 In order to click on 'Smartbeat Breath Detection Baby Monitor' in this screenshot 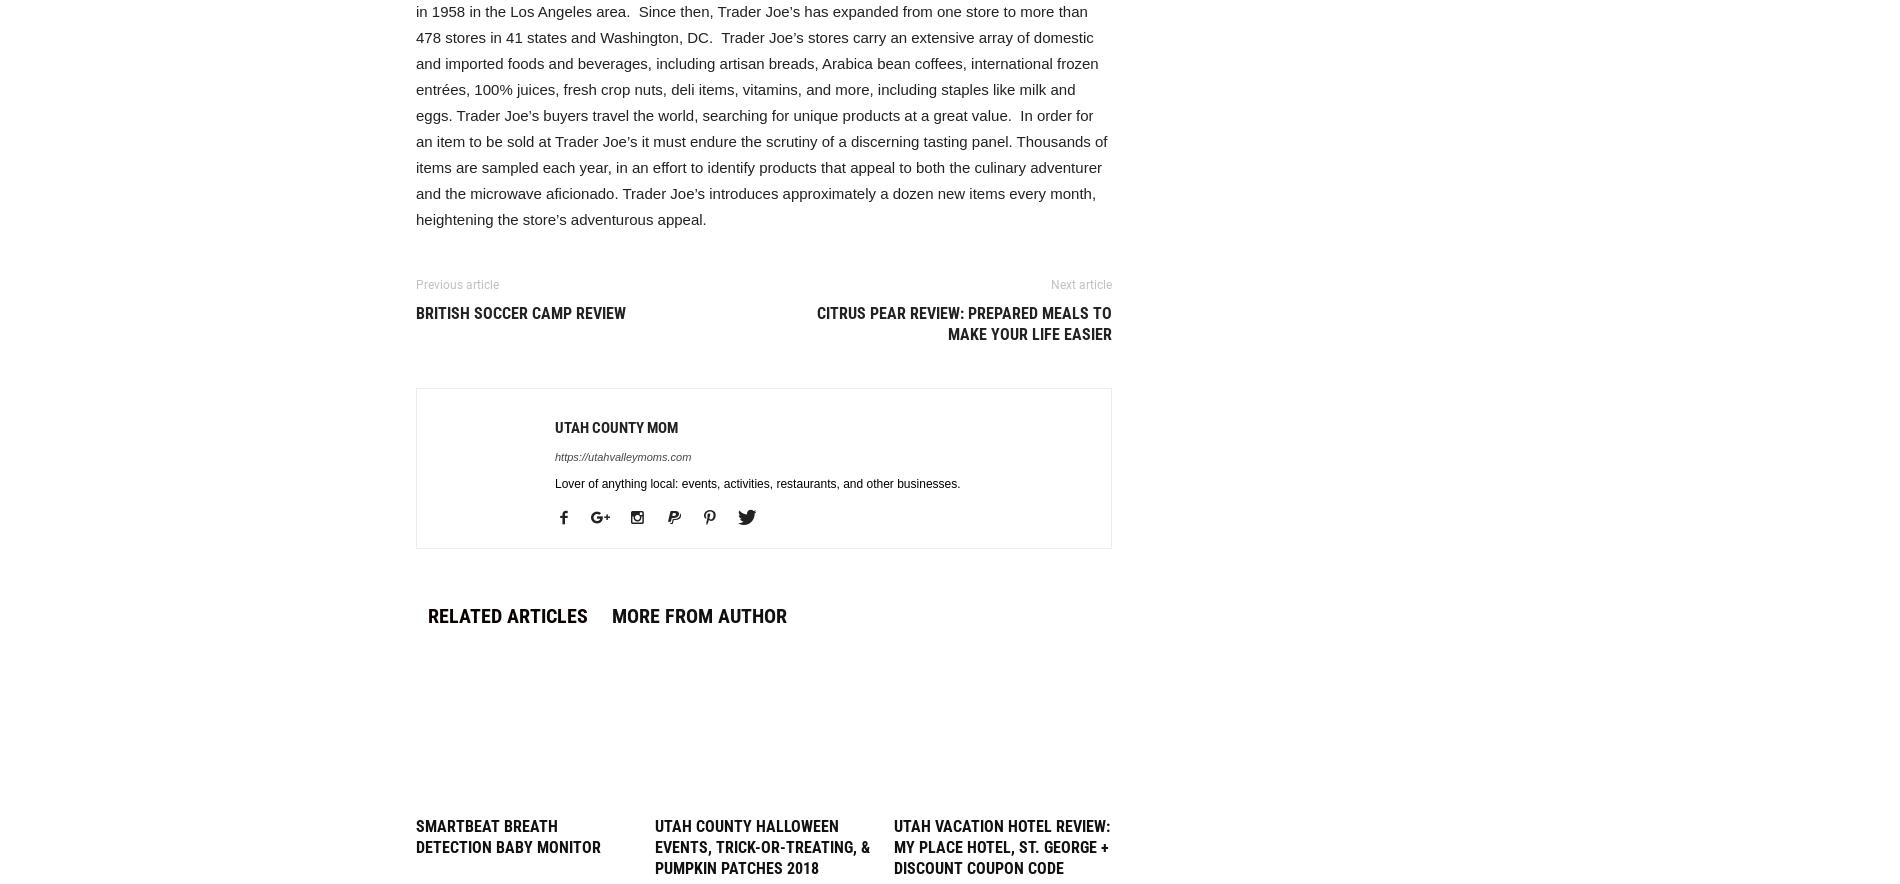, I will do `click(508, 836)`.